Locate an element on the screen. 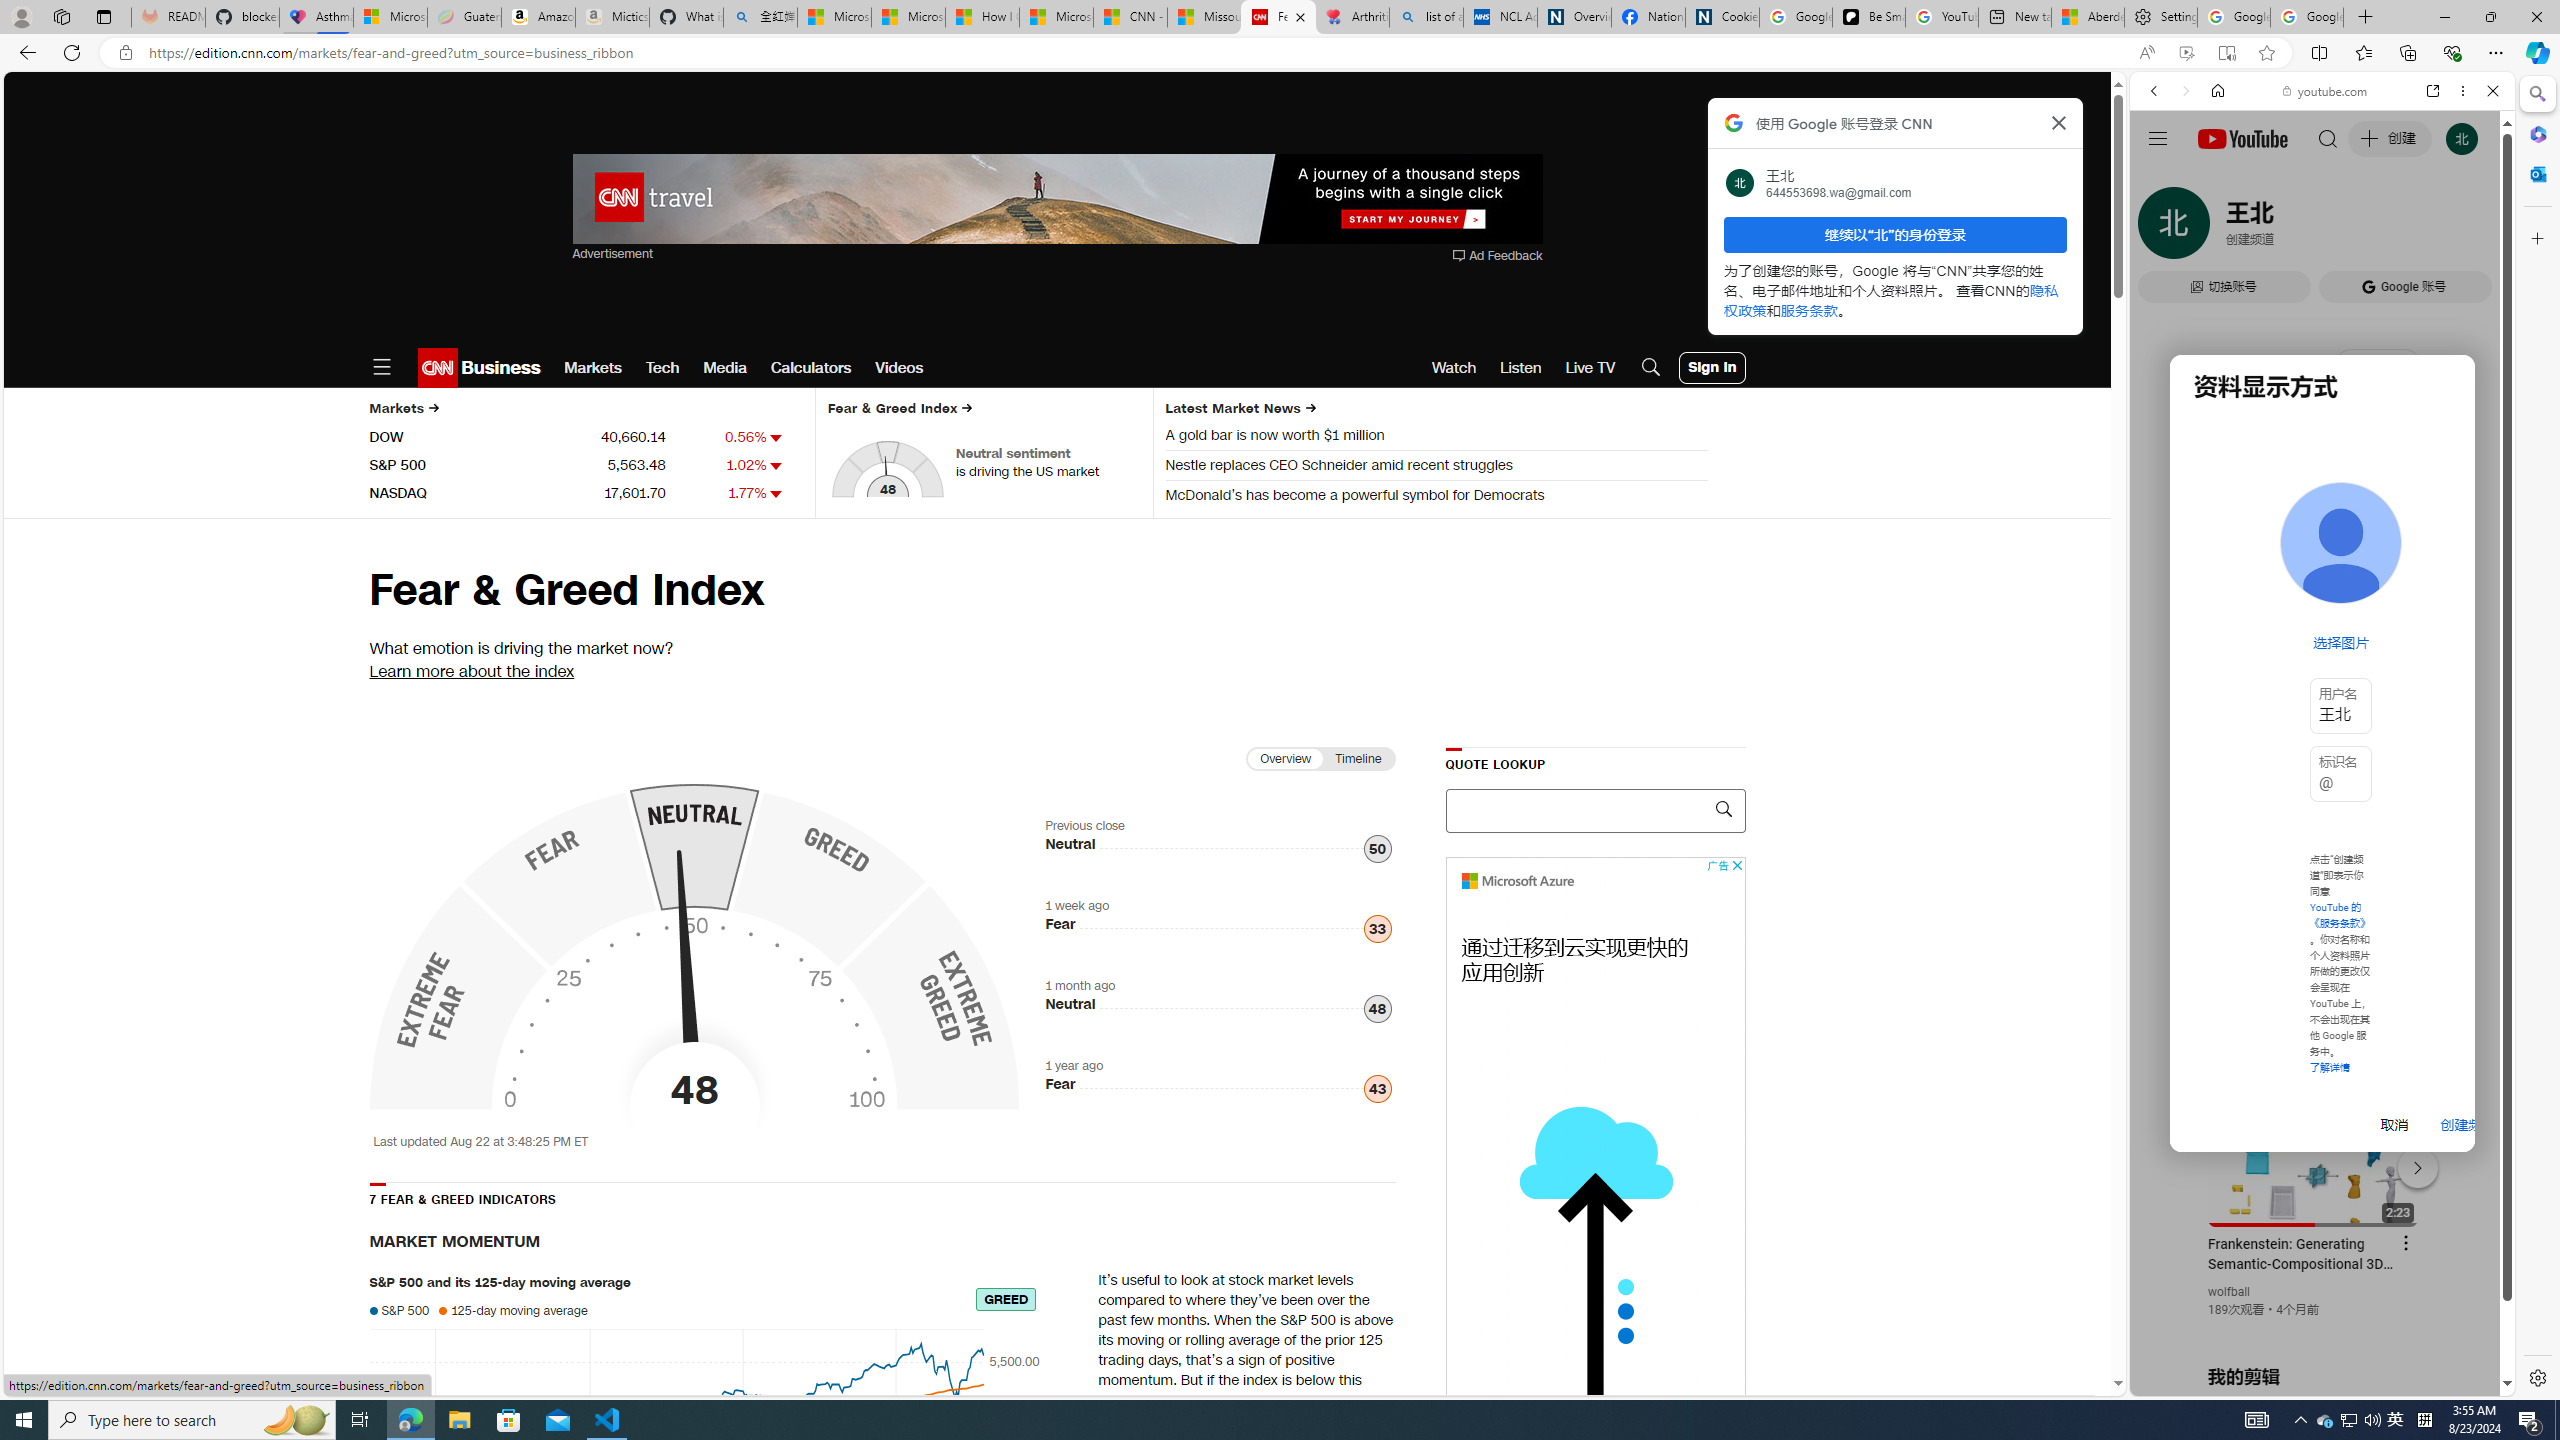  'YouTube - YouTube' is located at coordinates (2314, 985).